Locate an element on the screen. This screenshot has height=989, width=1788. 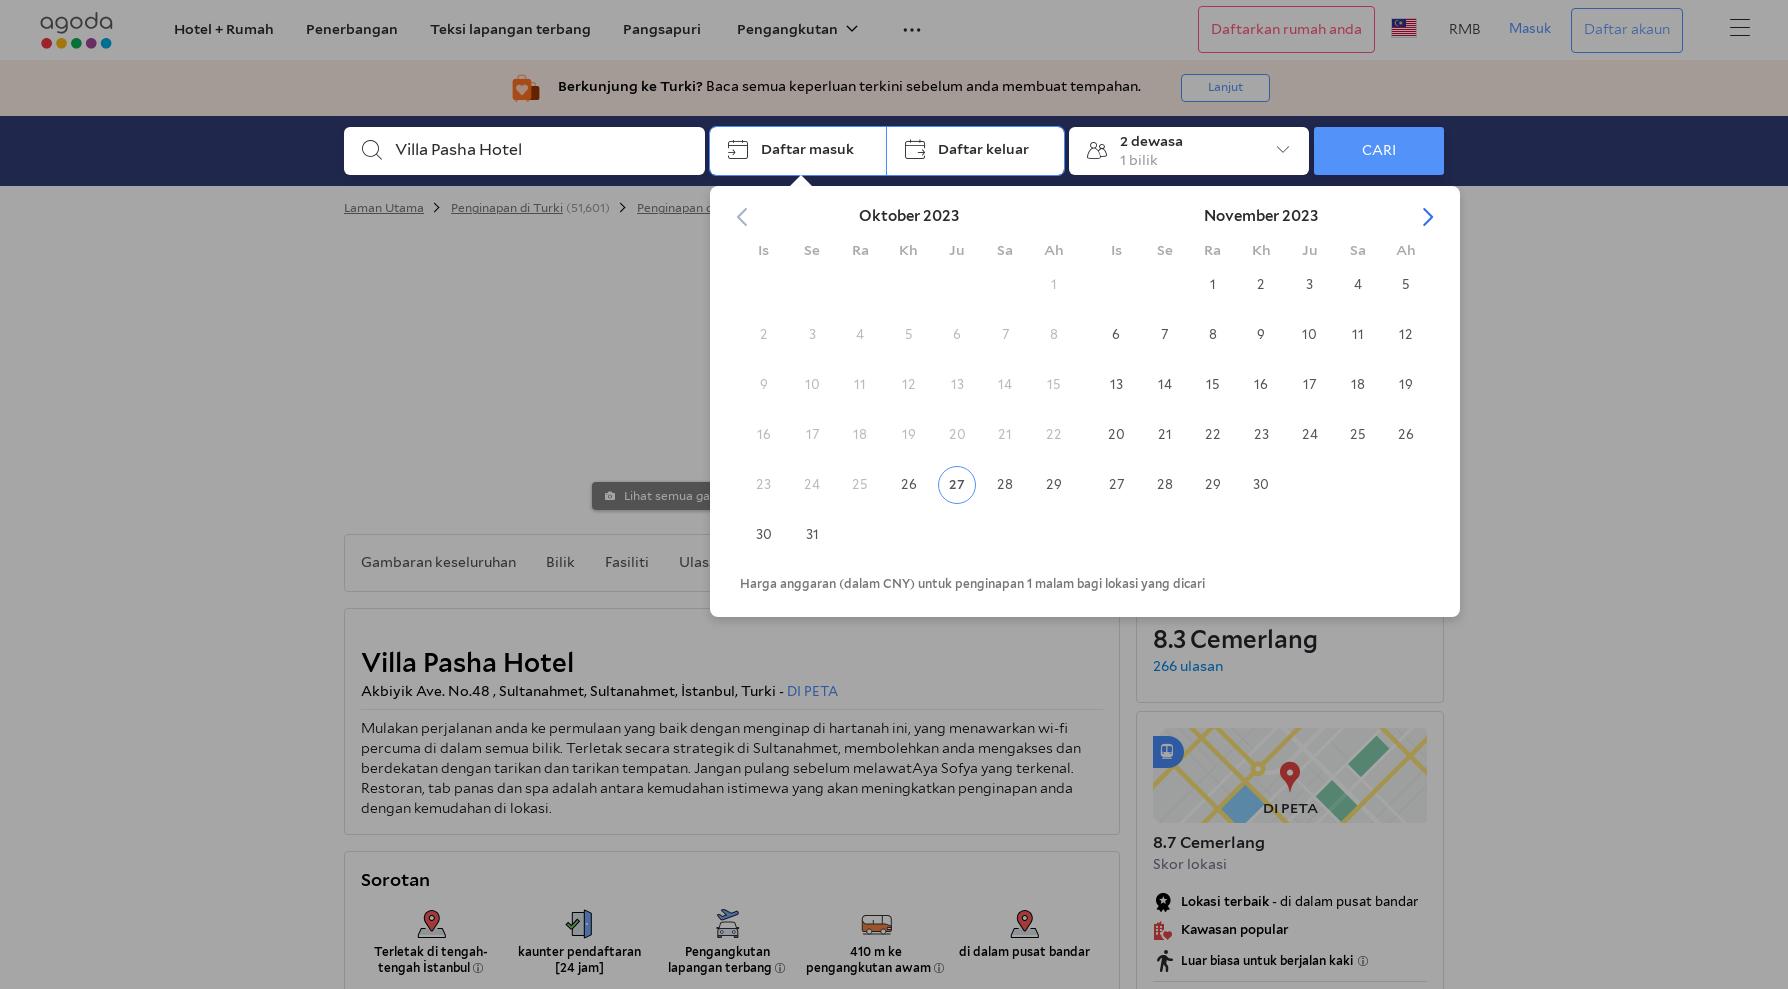
'Ulasan' is located at coordinates (700, 561).